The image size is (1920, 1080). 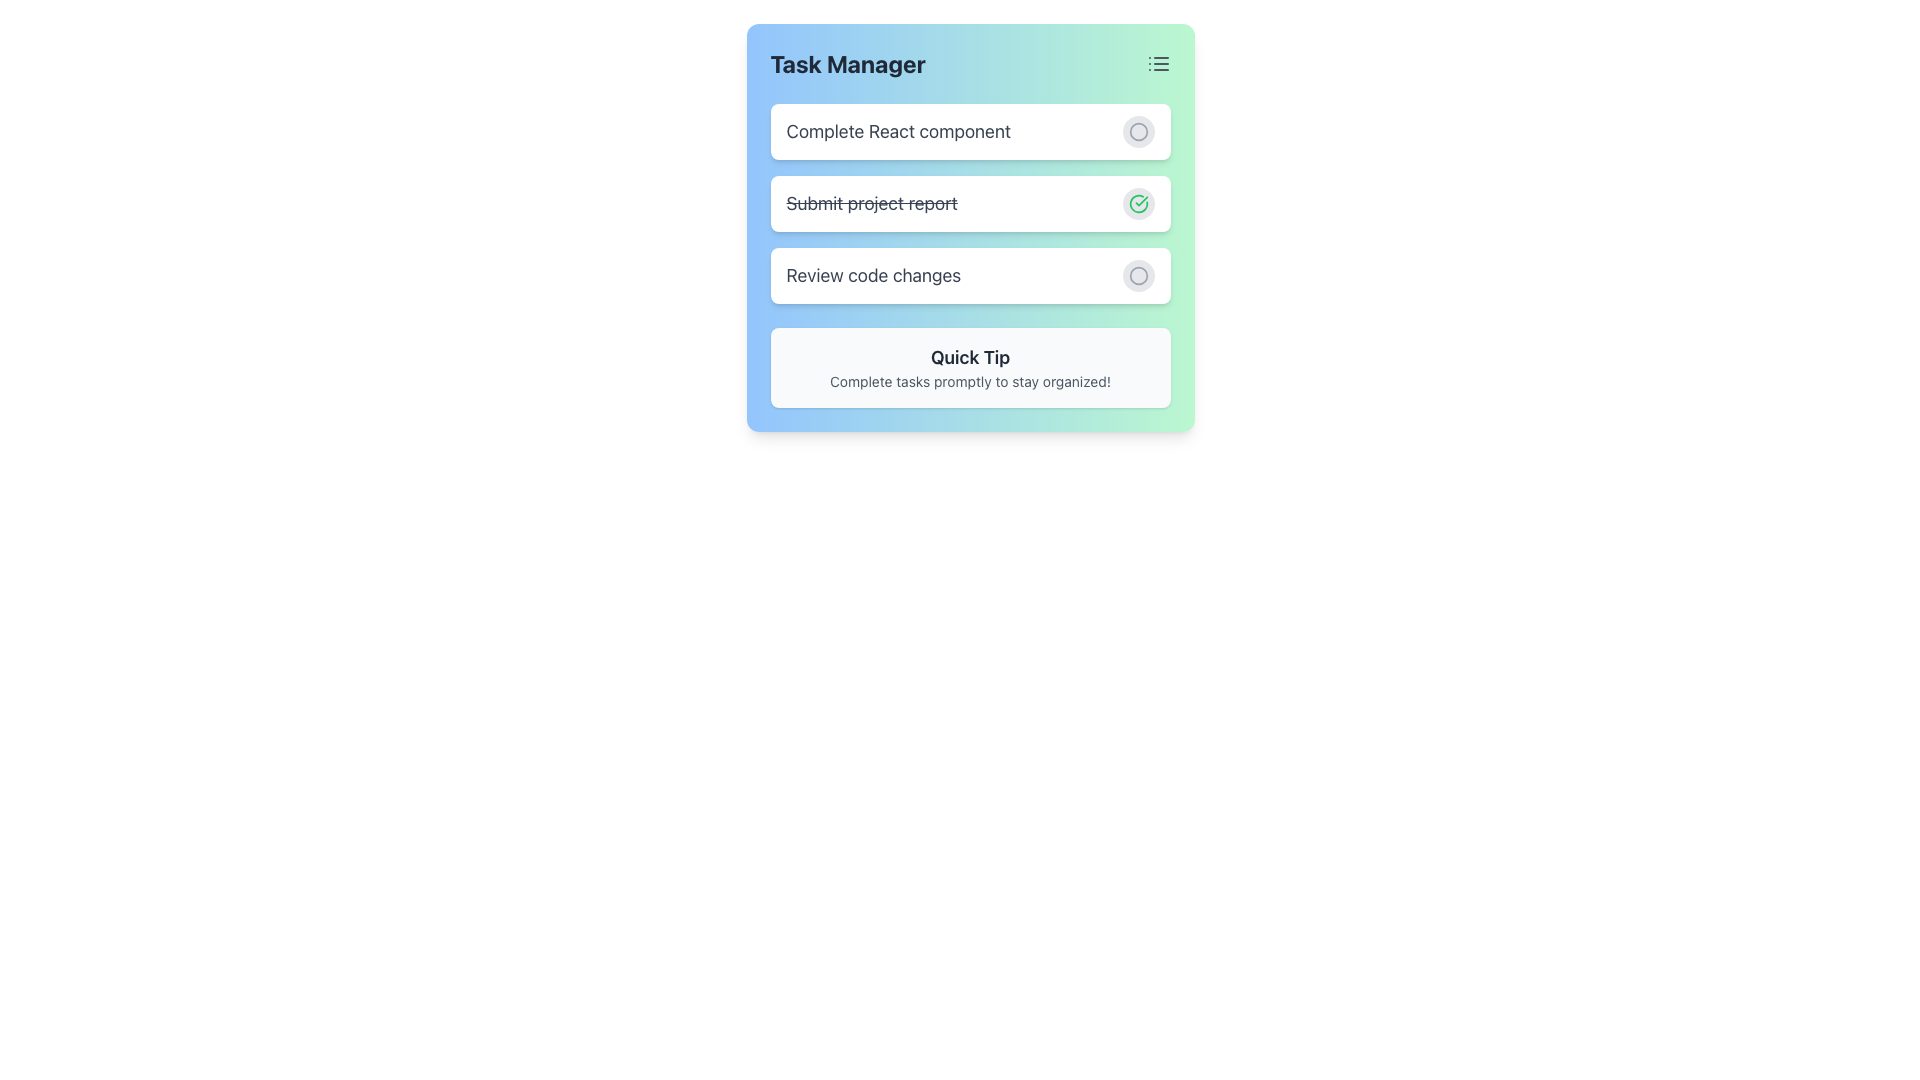 I want to click on the task cards in the Task List located in the 'Task Manager' section to possibly reveal additional information, so click(x=970, y=204).